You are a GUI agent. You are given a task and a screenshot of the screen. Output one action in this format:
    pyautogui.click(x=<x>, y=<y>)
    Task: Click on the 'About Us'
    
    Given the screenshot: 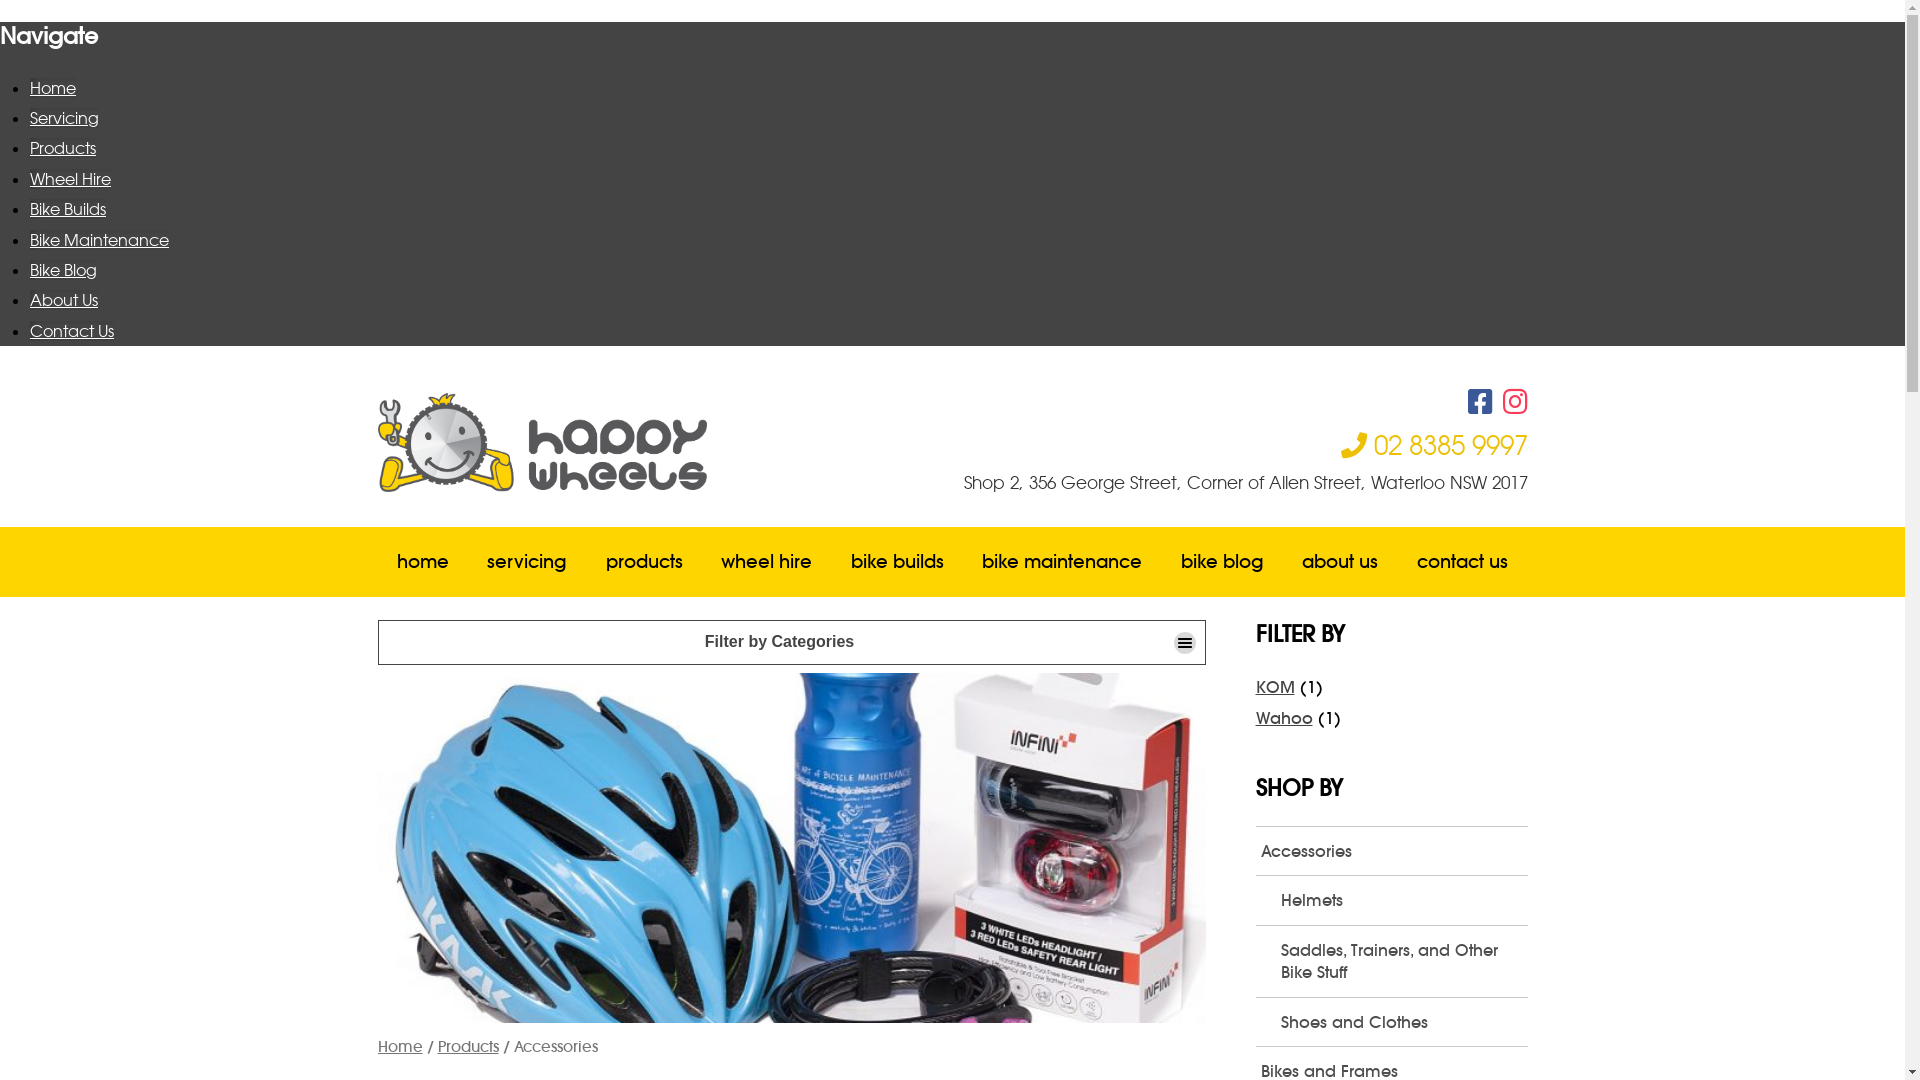 What is the action you would take?
    pyautogui.click(x=63, y=300)
    